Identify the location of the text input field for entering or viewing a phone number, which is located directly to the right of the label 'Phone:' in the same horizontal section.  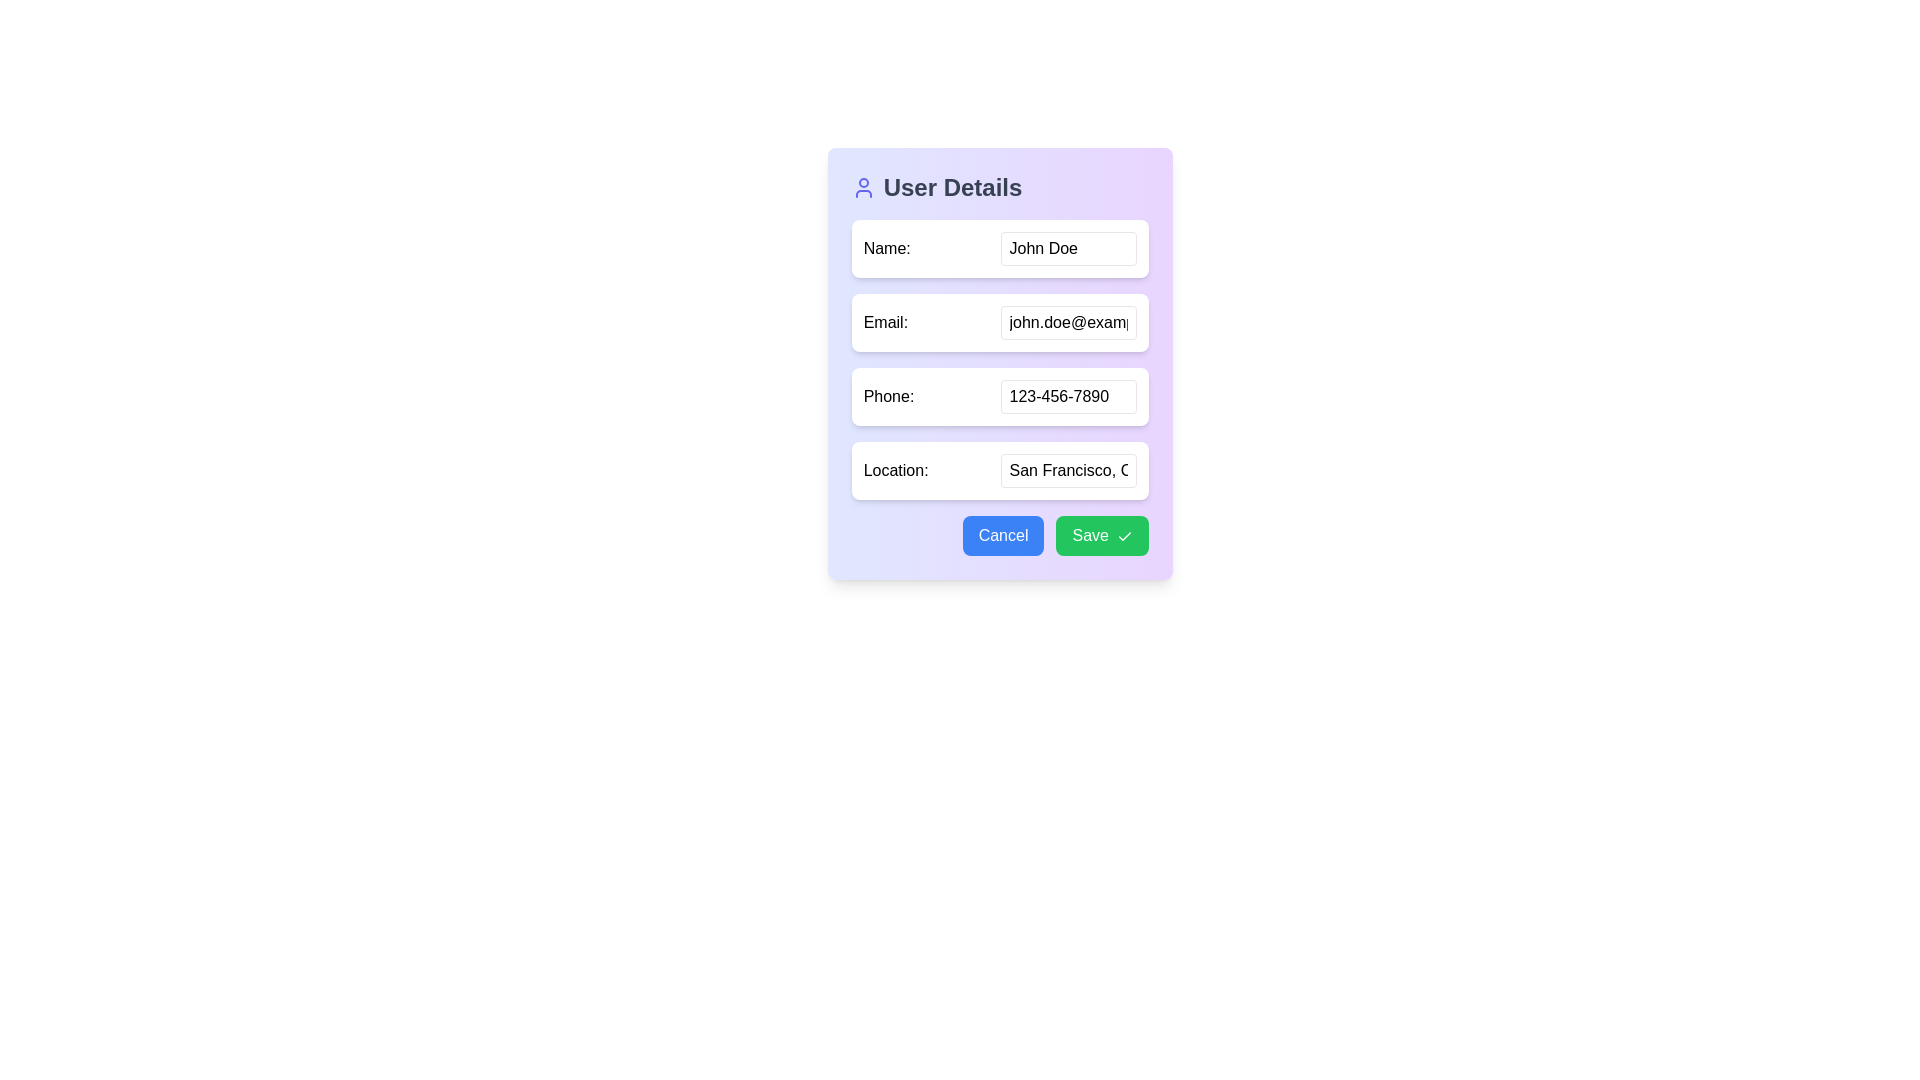
(1067, 397).